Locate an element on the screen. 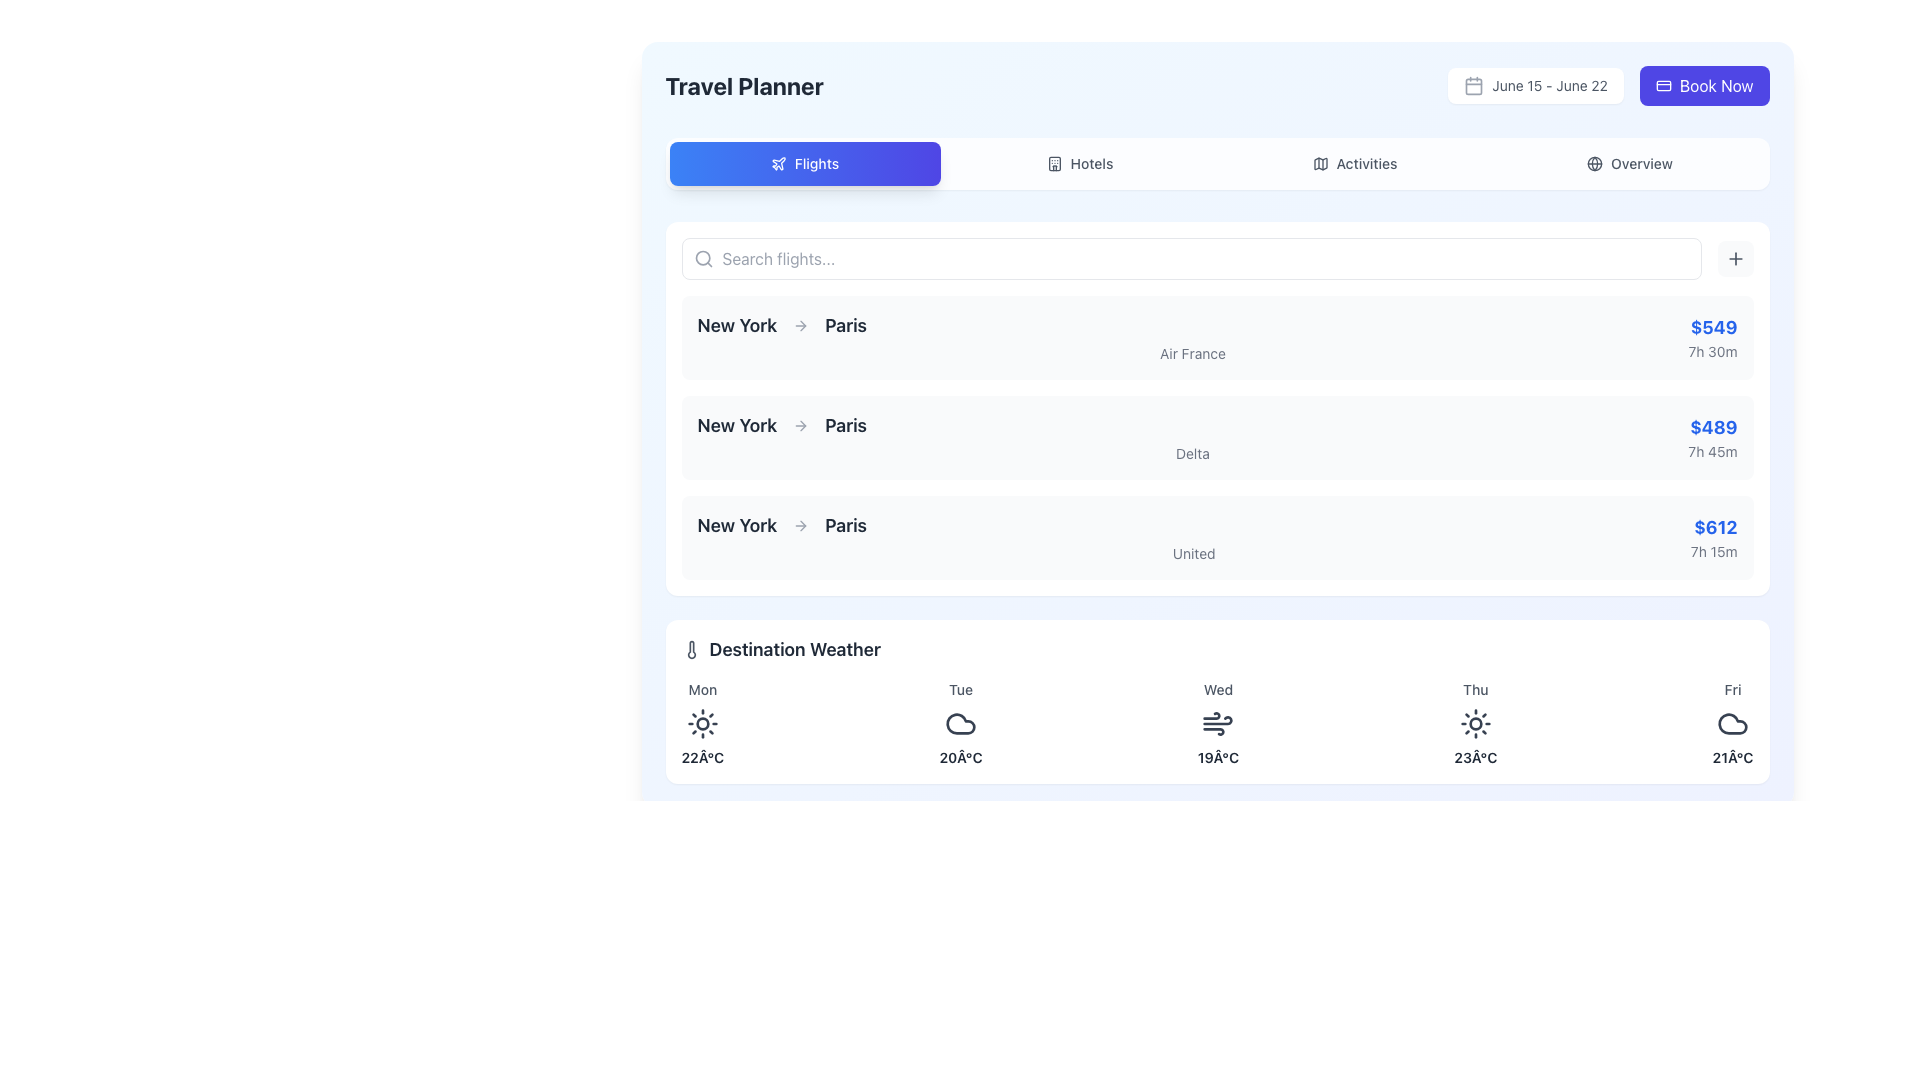 The height and width of the screenshot is (1080, 1920). the temperature prediction Text Label for Thursday, which is part of the weather forecast interface located in the fourth column of the grid, below 'Thu' and to the left of 'Friday' is located at coordinates (1475, 758).